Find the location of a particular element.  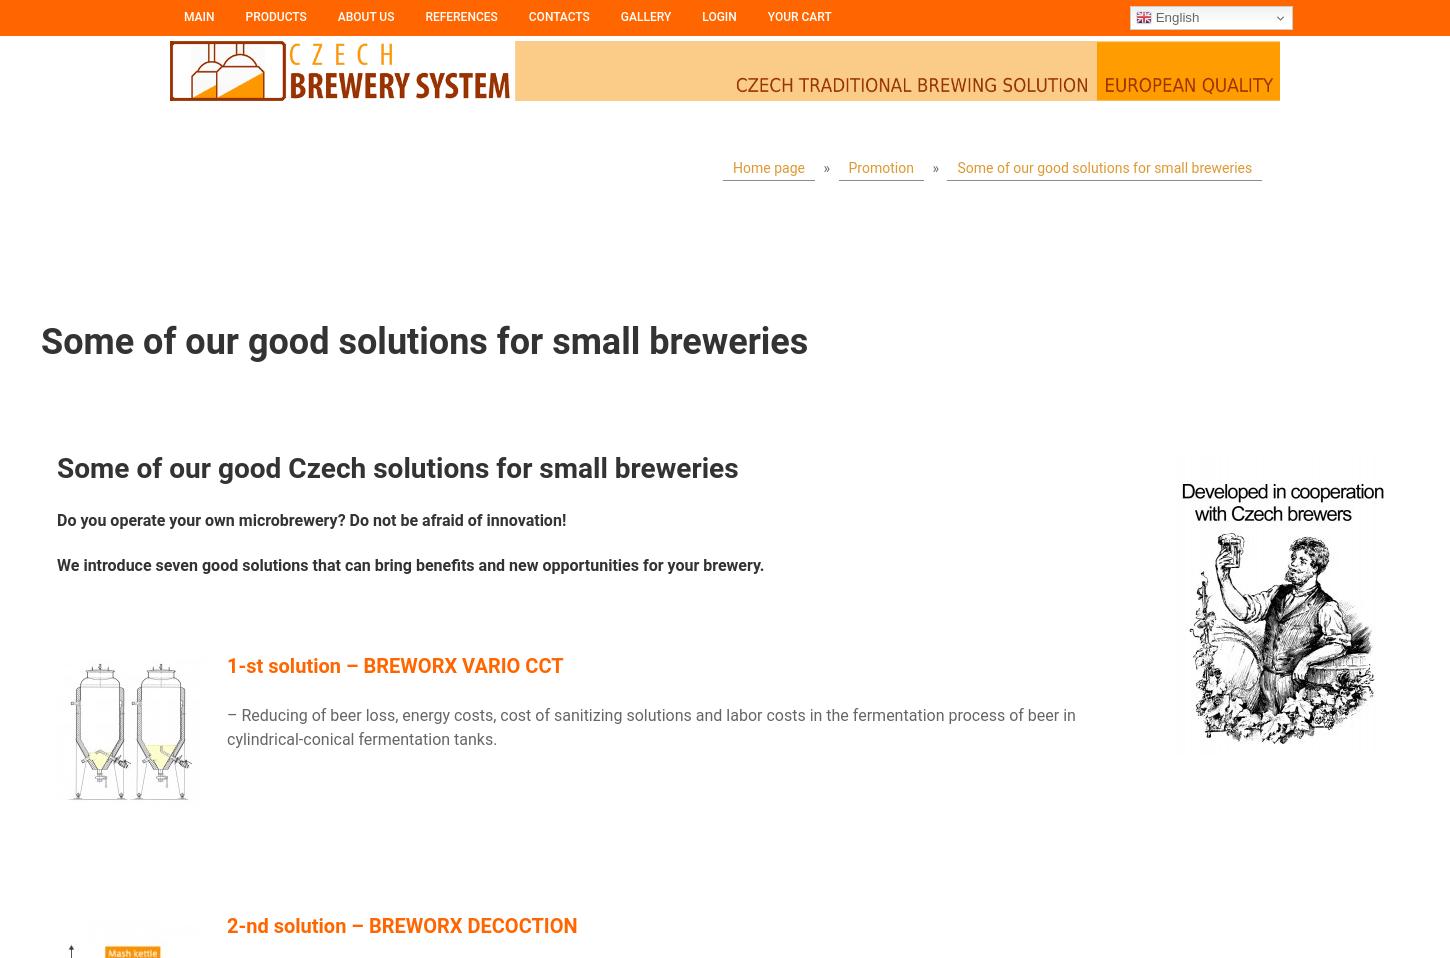

'English' is located at coordinates (1151, 15).